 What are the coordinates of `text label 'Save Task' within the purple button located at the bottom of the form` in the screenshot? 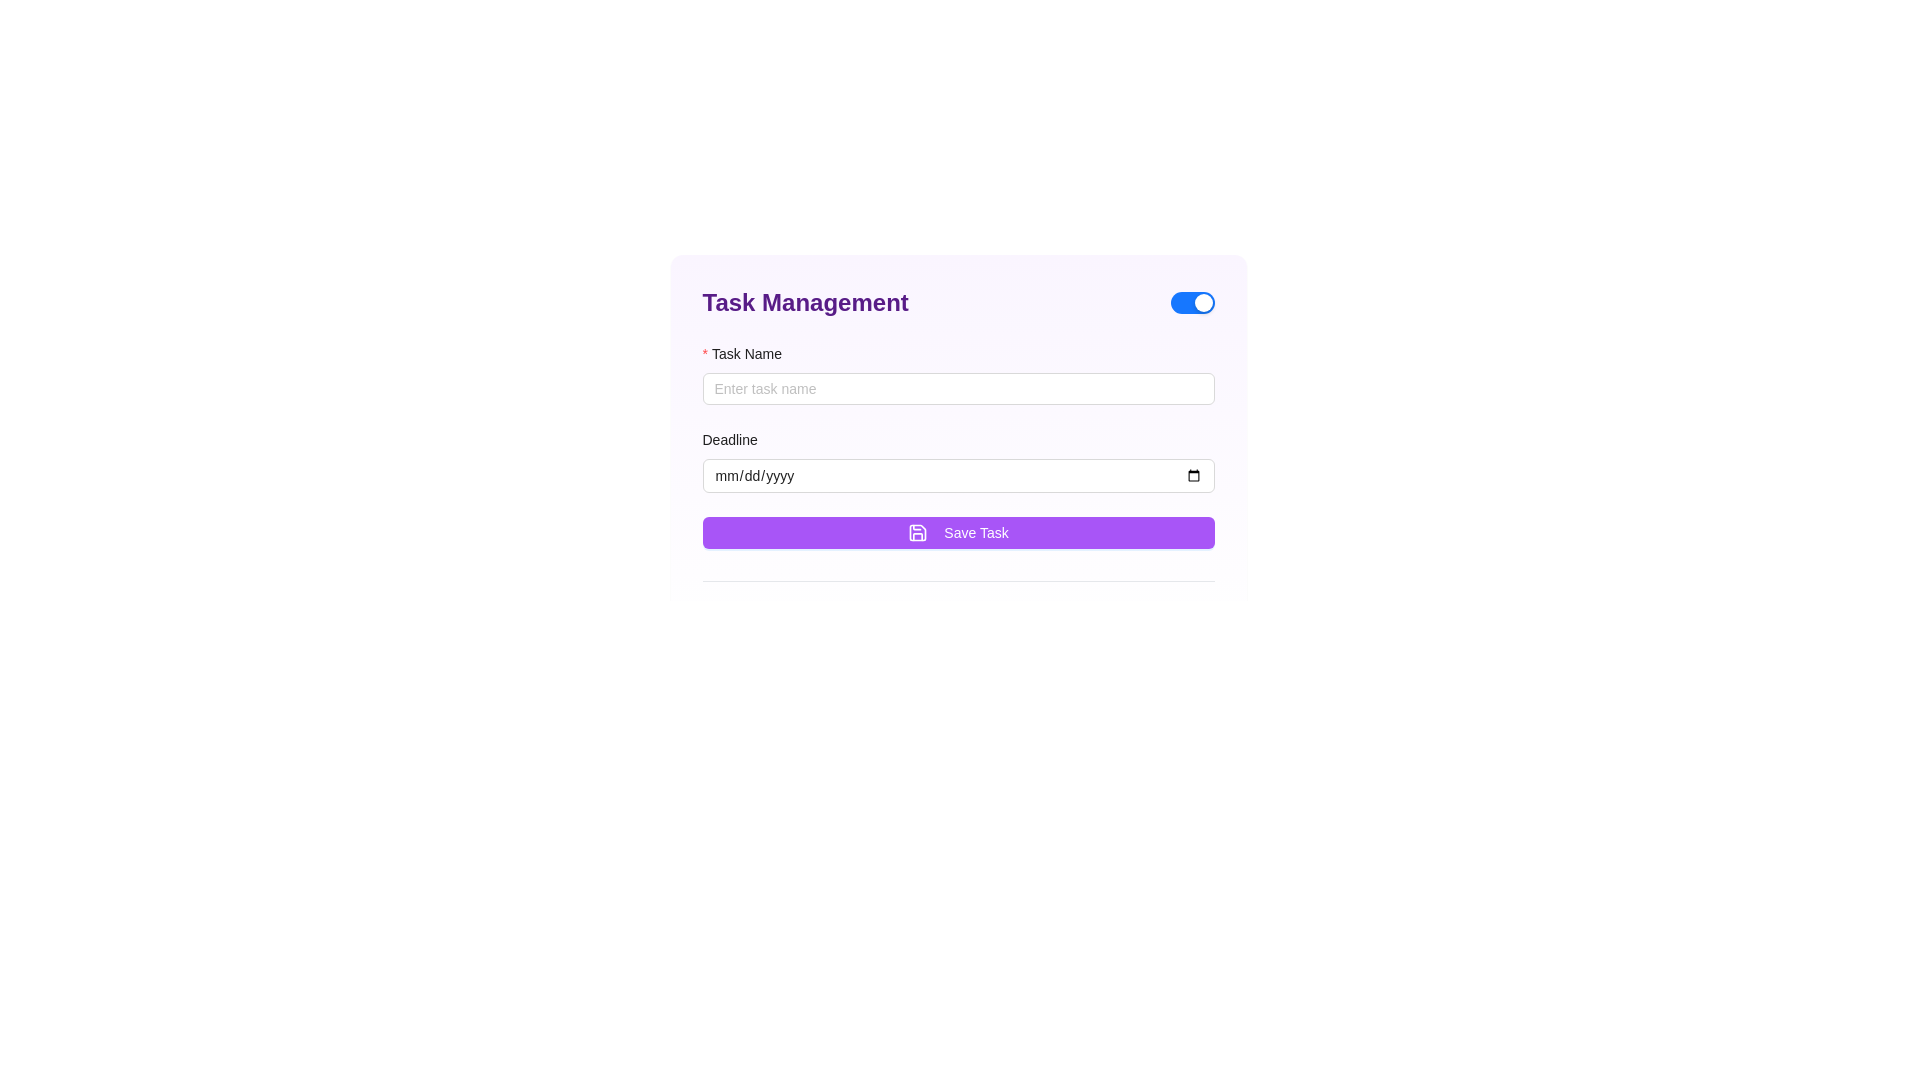 It's located at (976, 531).